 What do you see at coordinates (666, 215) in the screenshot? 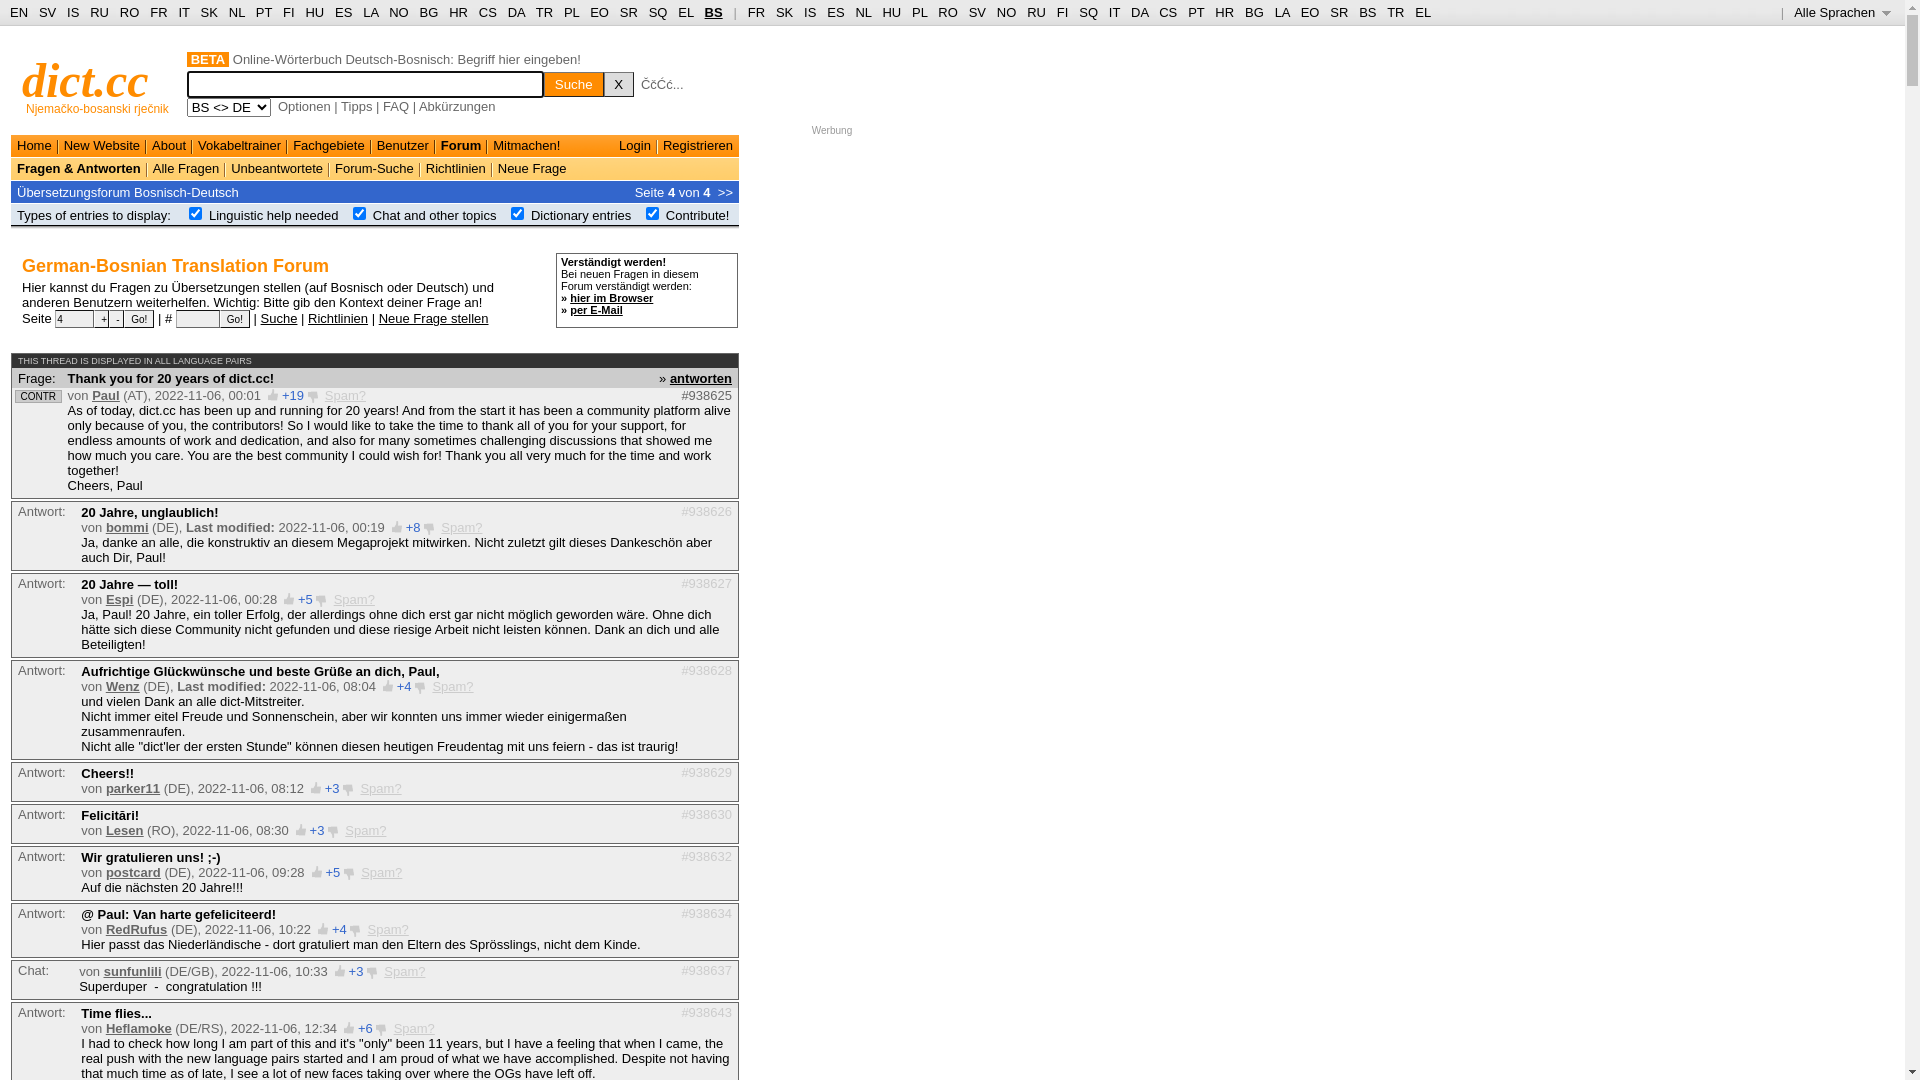
I see `'Contribute!'` at bounding box center [666, 215].